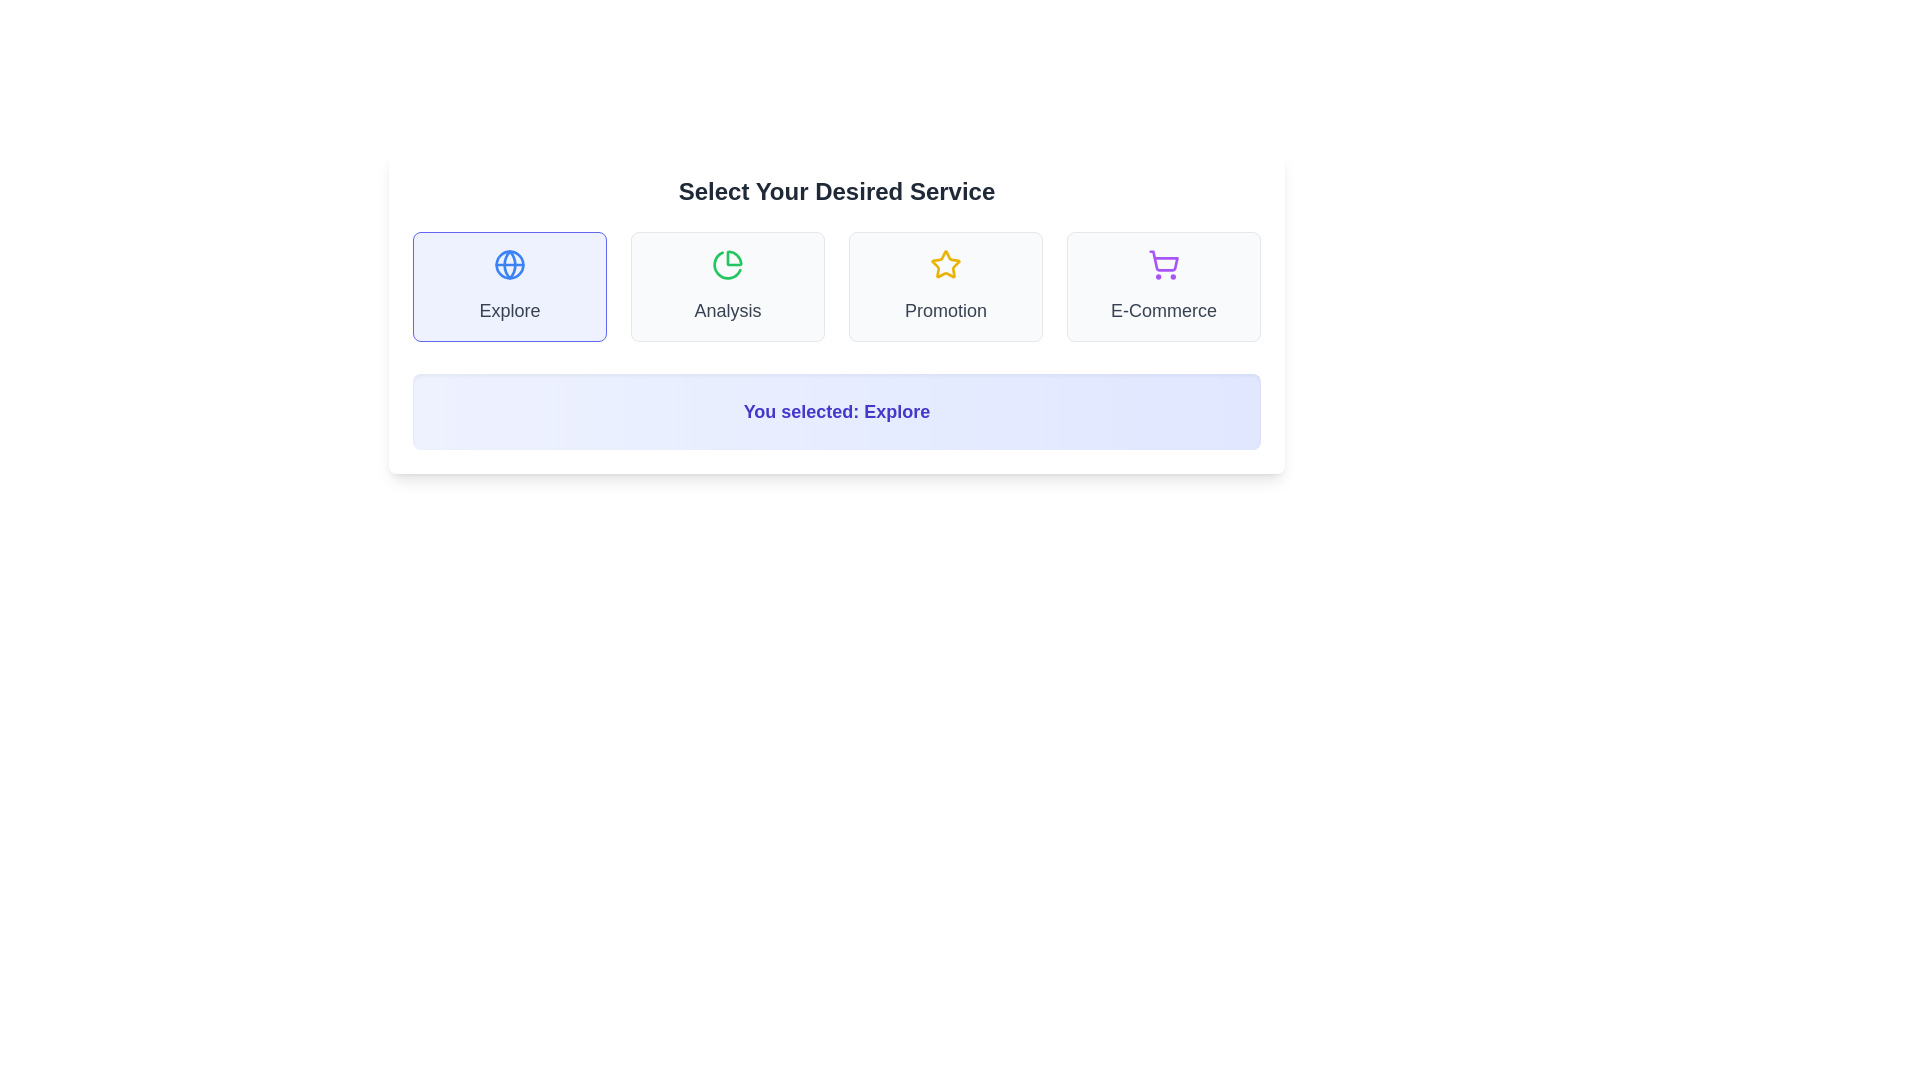 The width and height of the screenshot is (1920, 1080). Describe the element at coordinates (944, 264) in the screenshot. I see `the 'Promotion' icon, which is located at the center of the 'Promotion' button, the third button in the horizontal list` at that location.